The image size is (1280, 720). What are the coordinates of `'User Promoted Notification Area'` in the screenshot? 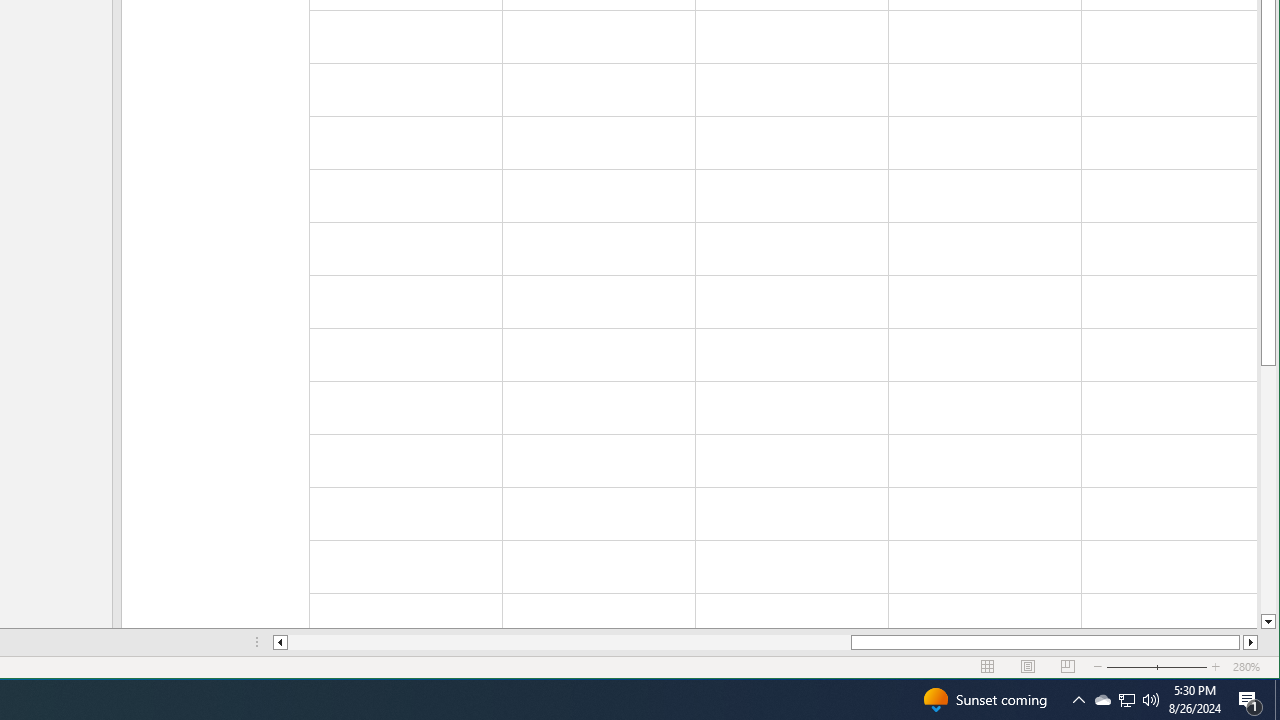 It's located at (1151, 698).